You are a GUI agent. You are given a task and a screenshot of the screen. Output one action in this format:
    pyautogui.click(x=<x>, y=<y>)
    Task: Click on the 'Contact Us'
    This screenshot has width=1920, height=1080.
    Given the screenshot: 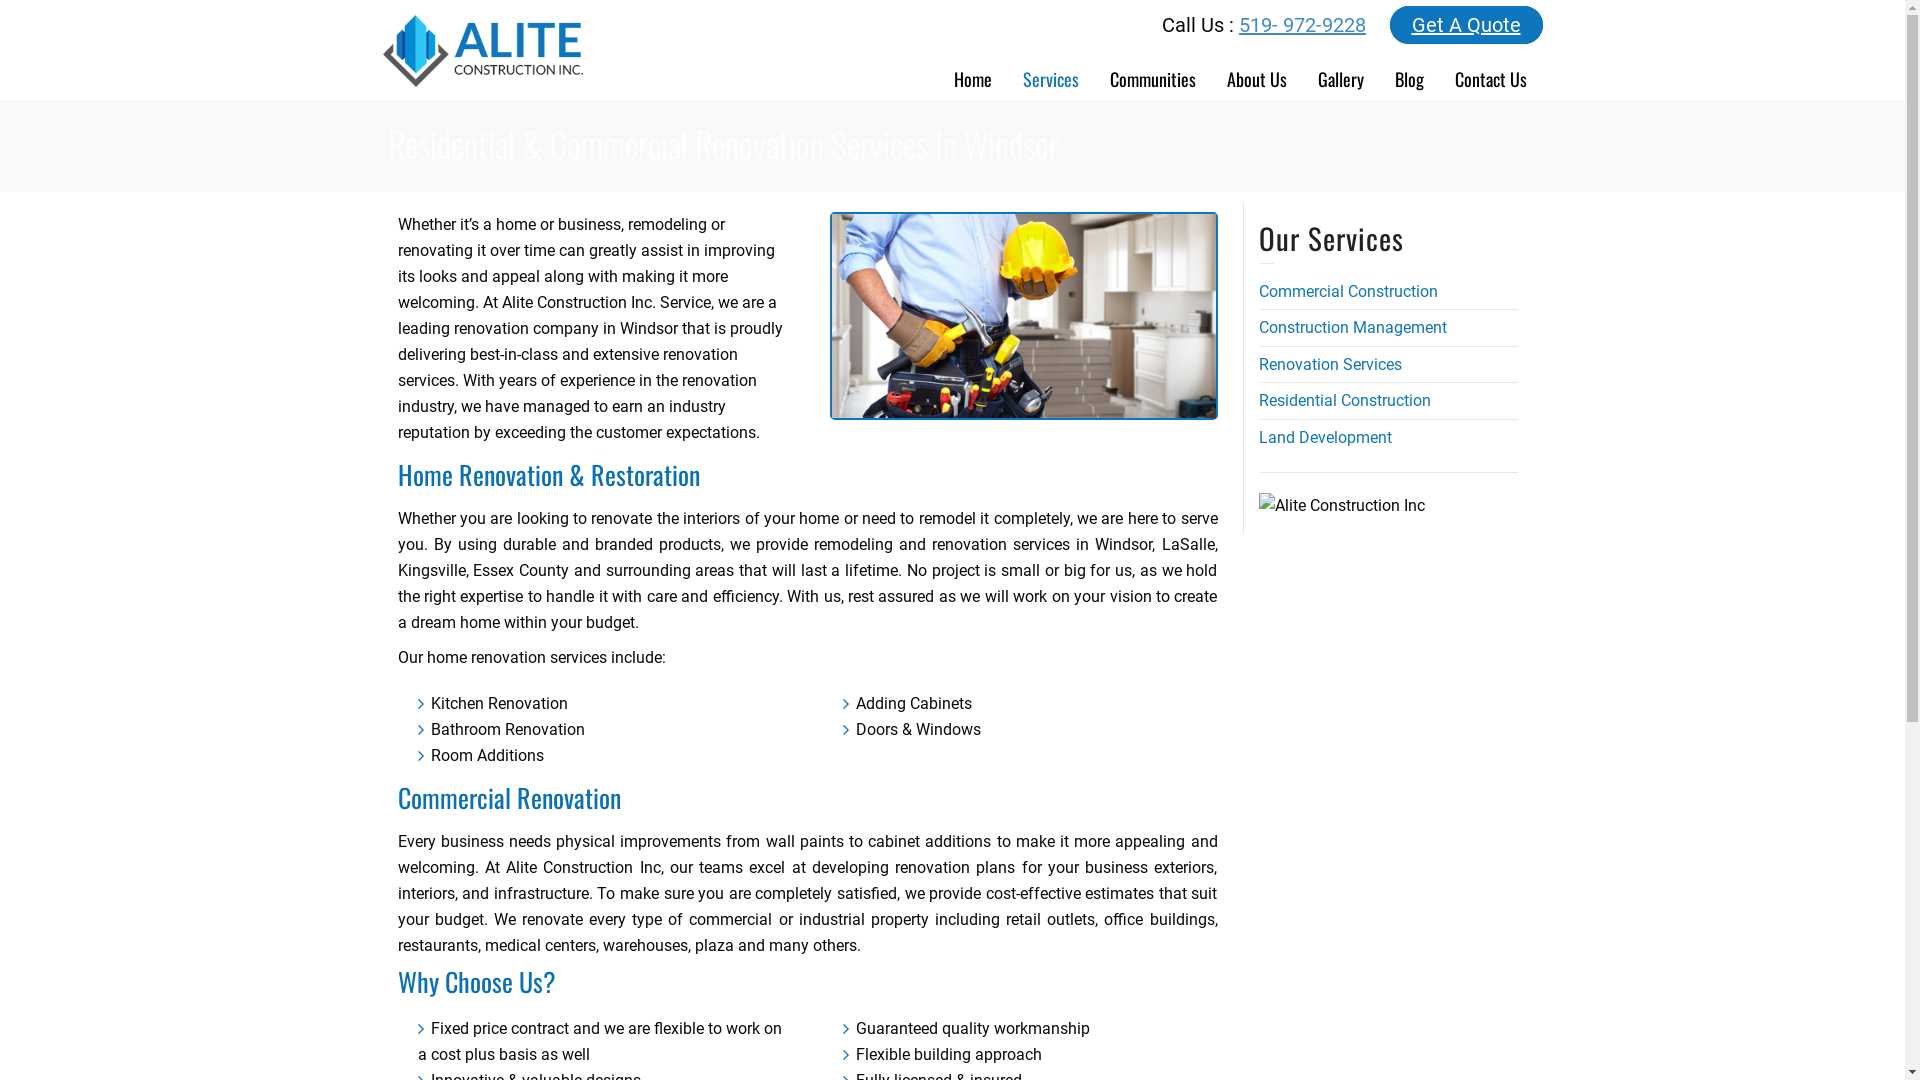 What is the action you would take?
    pyautogui.click(x=1491, y=71)
    